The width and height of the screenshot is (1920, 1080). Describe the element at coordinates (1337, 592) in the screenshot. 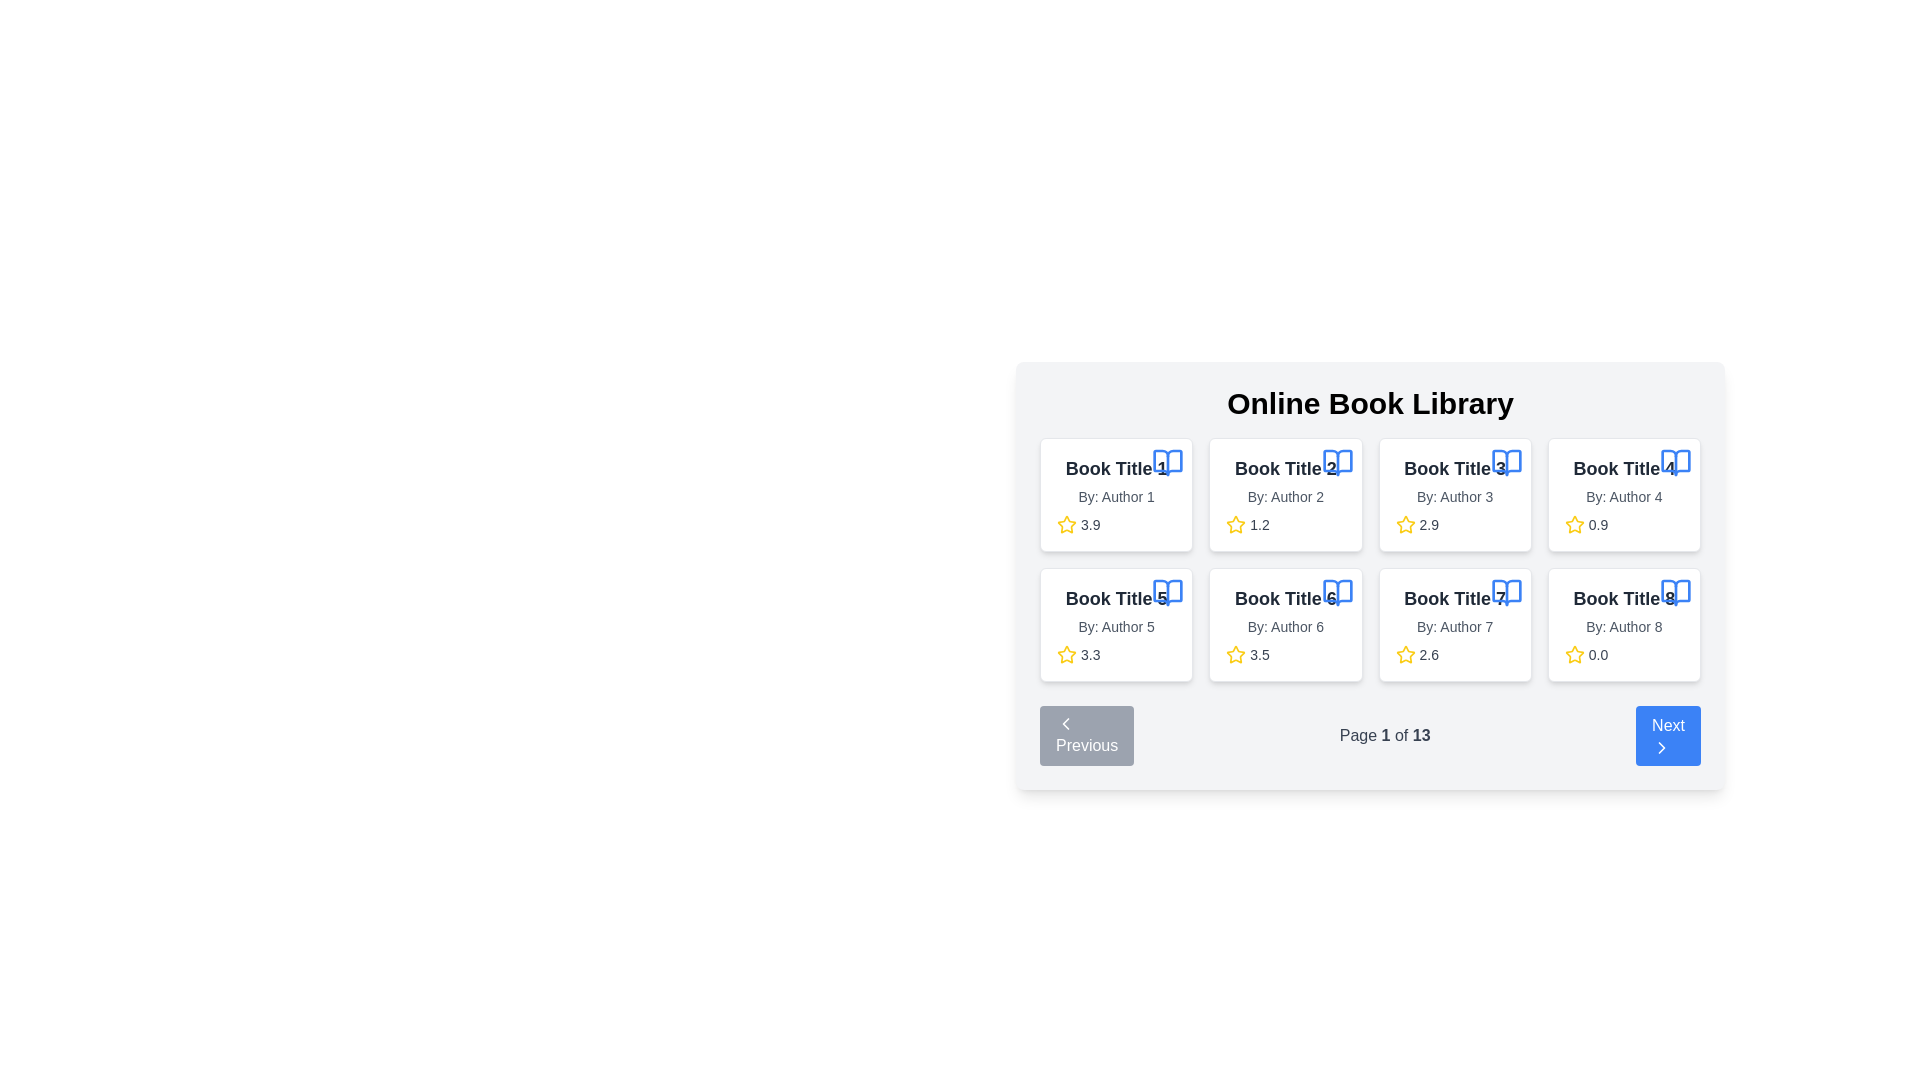

I see `the icon related to the book entry in the 'Book Title 6' card, which indicates options such as favorites or reading list` at that location.